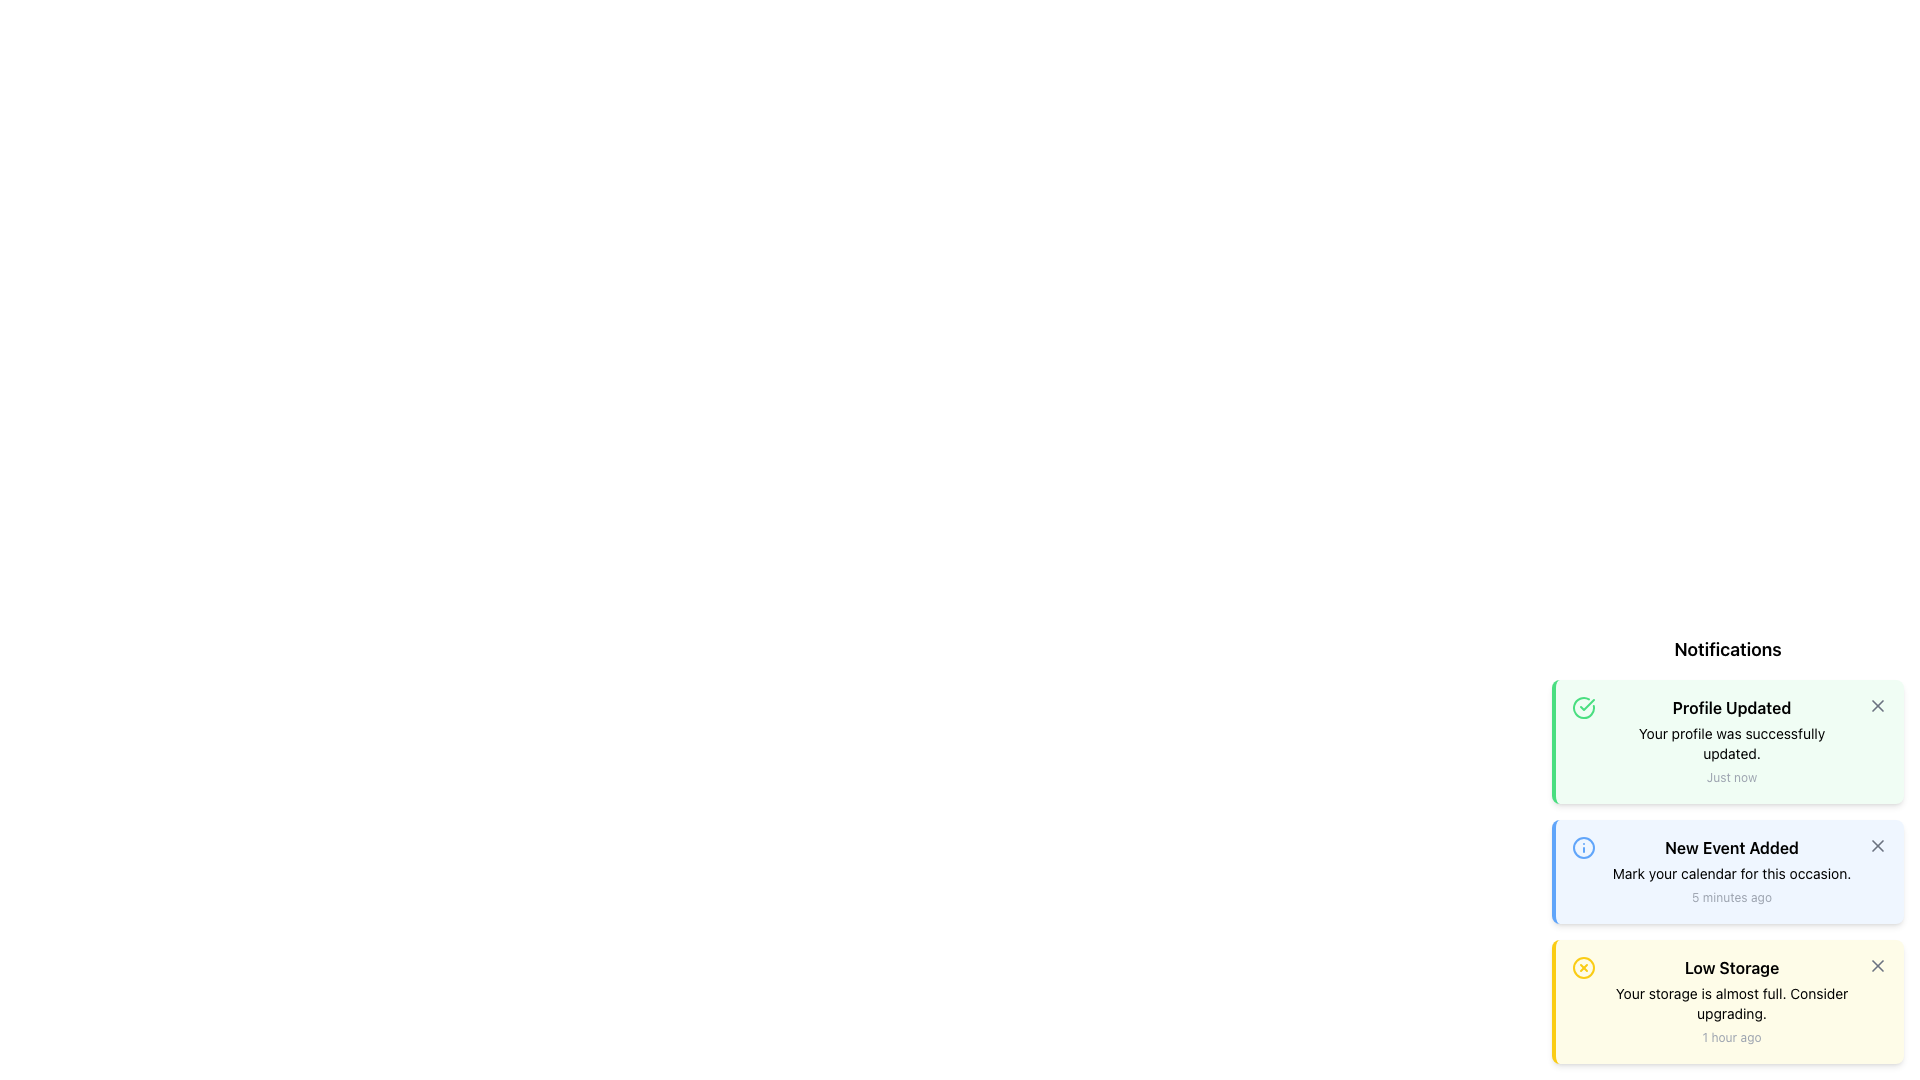  Describe the element at coordinates (1731, 744) in the screenshot. I see `the text label that displays 'Your profile was successfully updated.' which is located below the title 'Profile Updated' and above the timestamp 'Just now' within the notification card` at that location.